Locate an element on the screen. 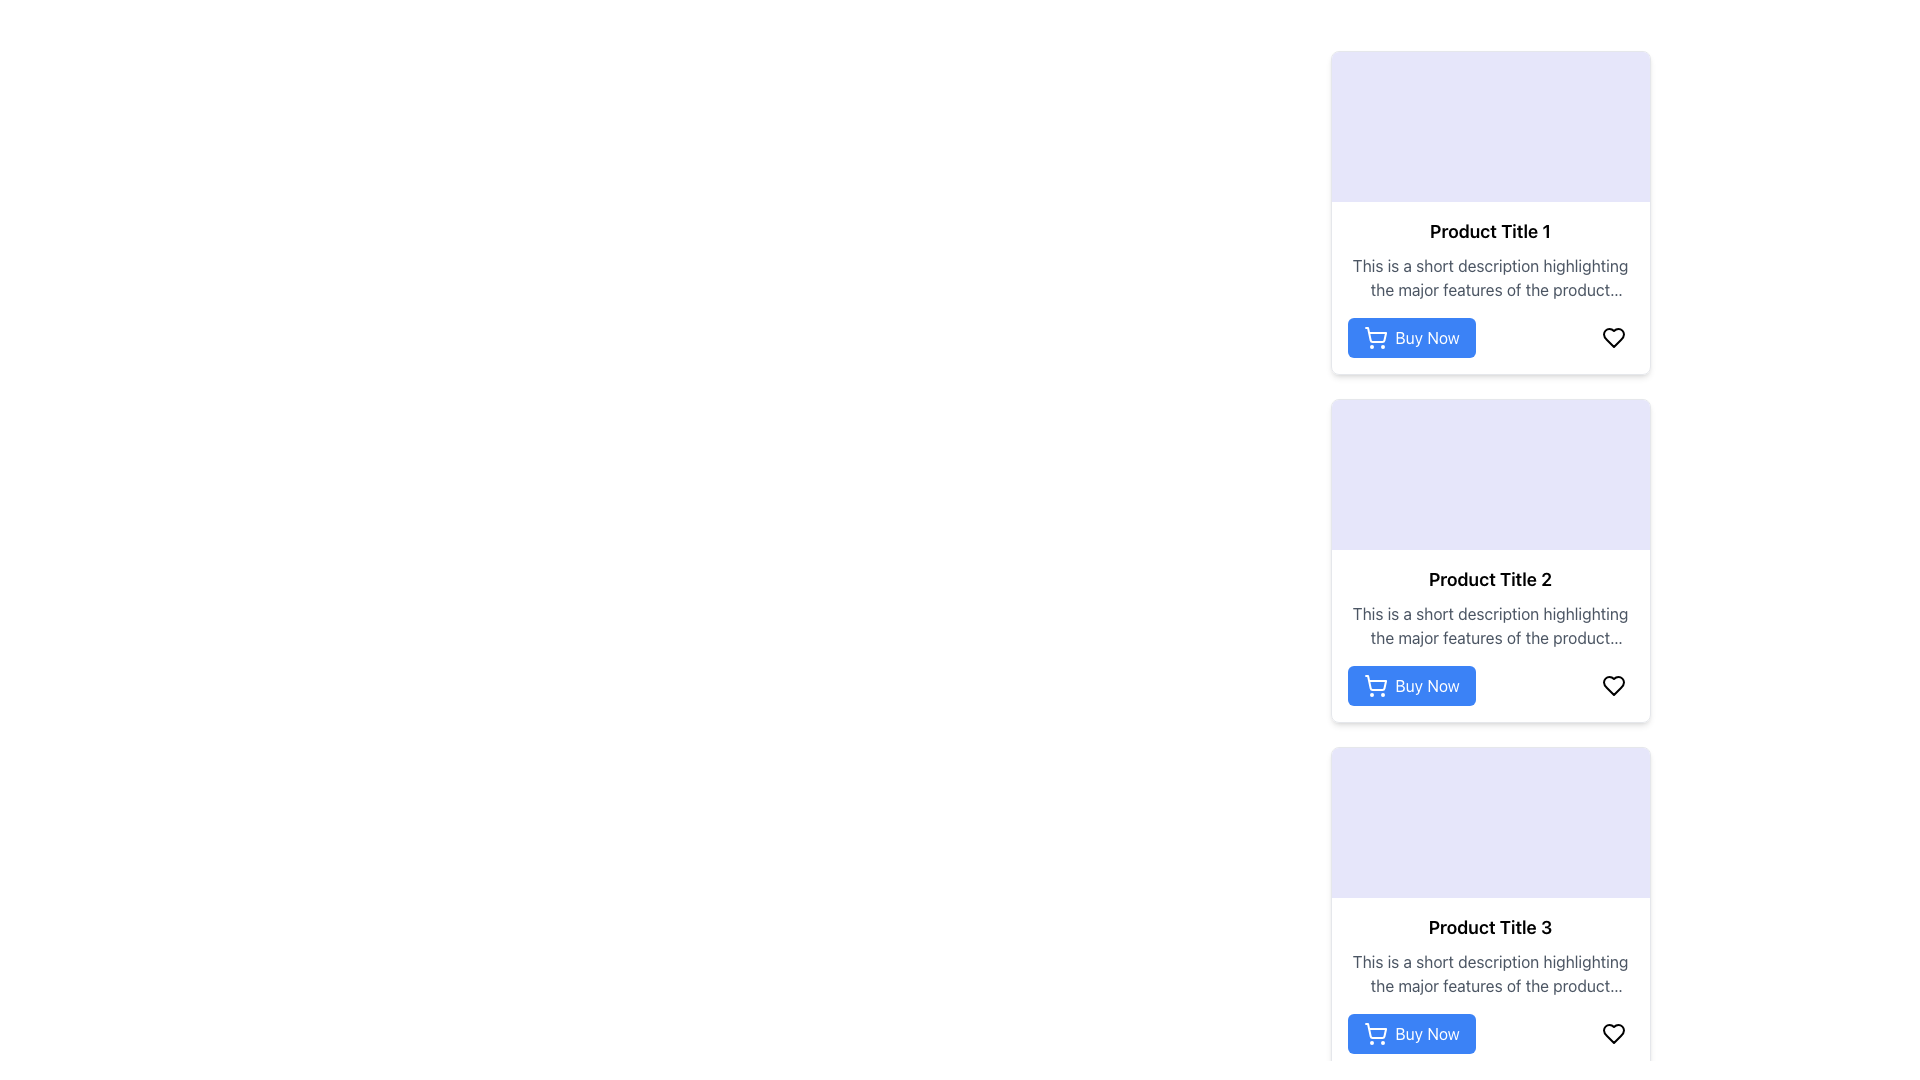 This screenshot has width=1920, height=1080. static text that serves as the primary title of the product in the first product card located at the top section of the card list is located at coordinates (1490, 230).